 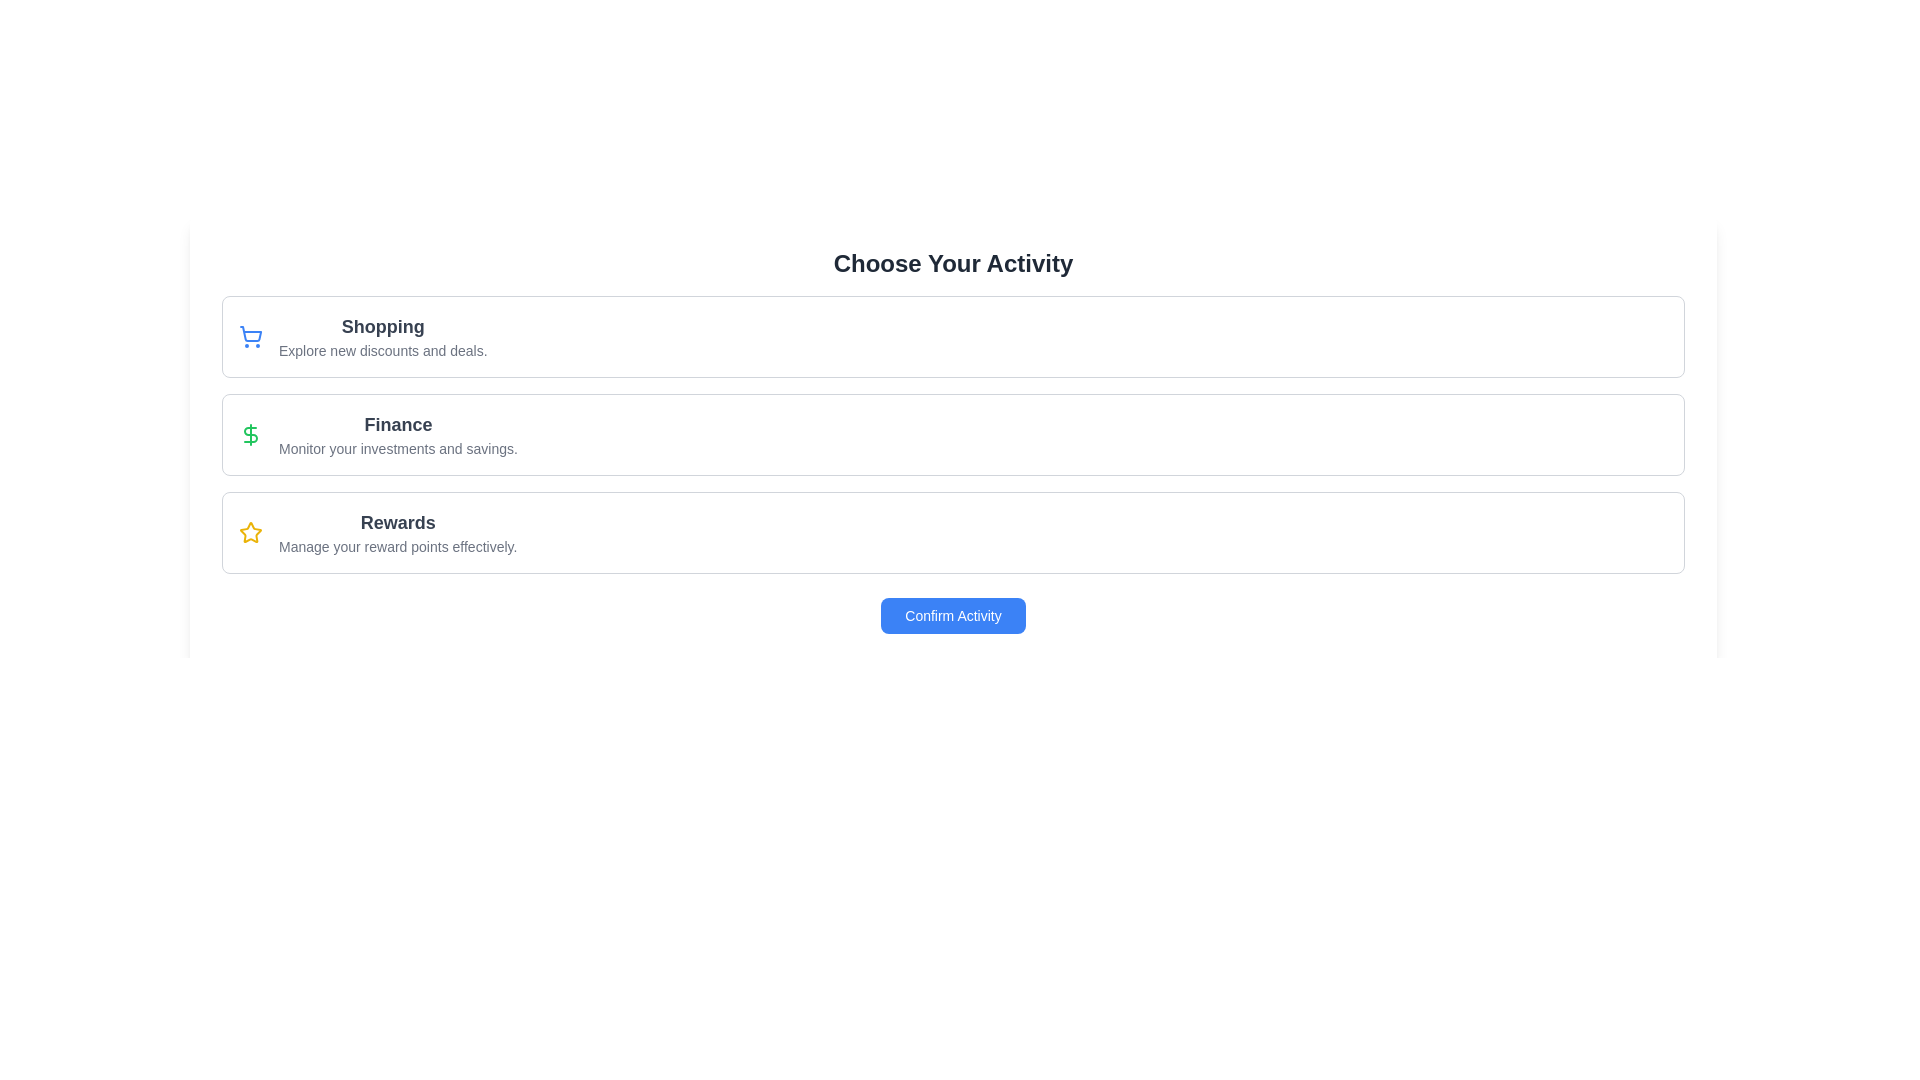 I want to click on the descriptive subtitle text located immediately below the 'Rewards' header in the third section of activity options, so click(x=398, y=547).